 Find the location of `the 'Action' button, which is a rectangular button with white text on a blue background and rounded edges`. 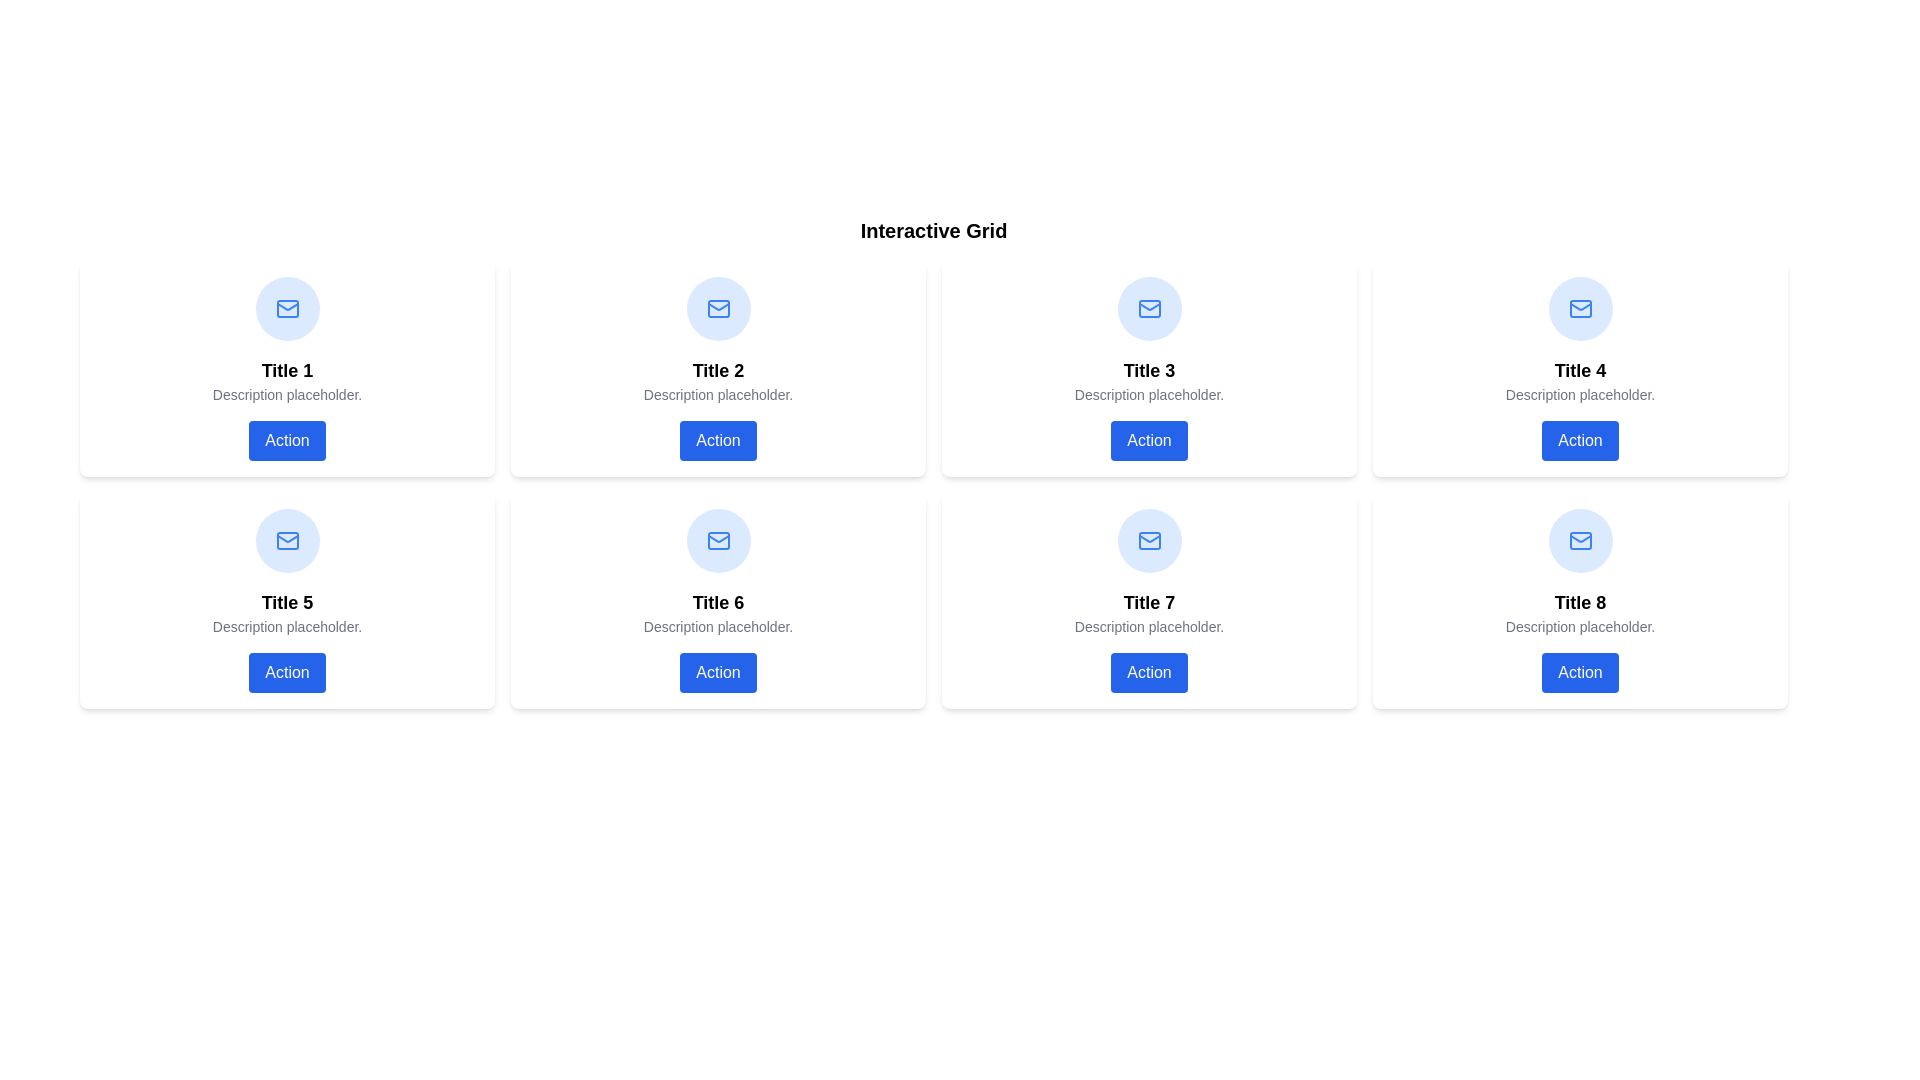

the 'Action' button, which is a rectangular button with white text on a blue background and rounded edges is located at coordinates (718, 672).